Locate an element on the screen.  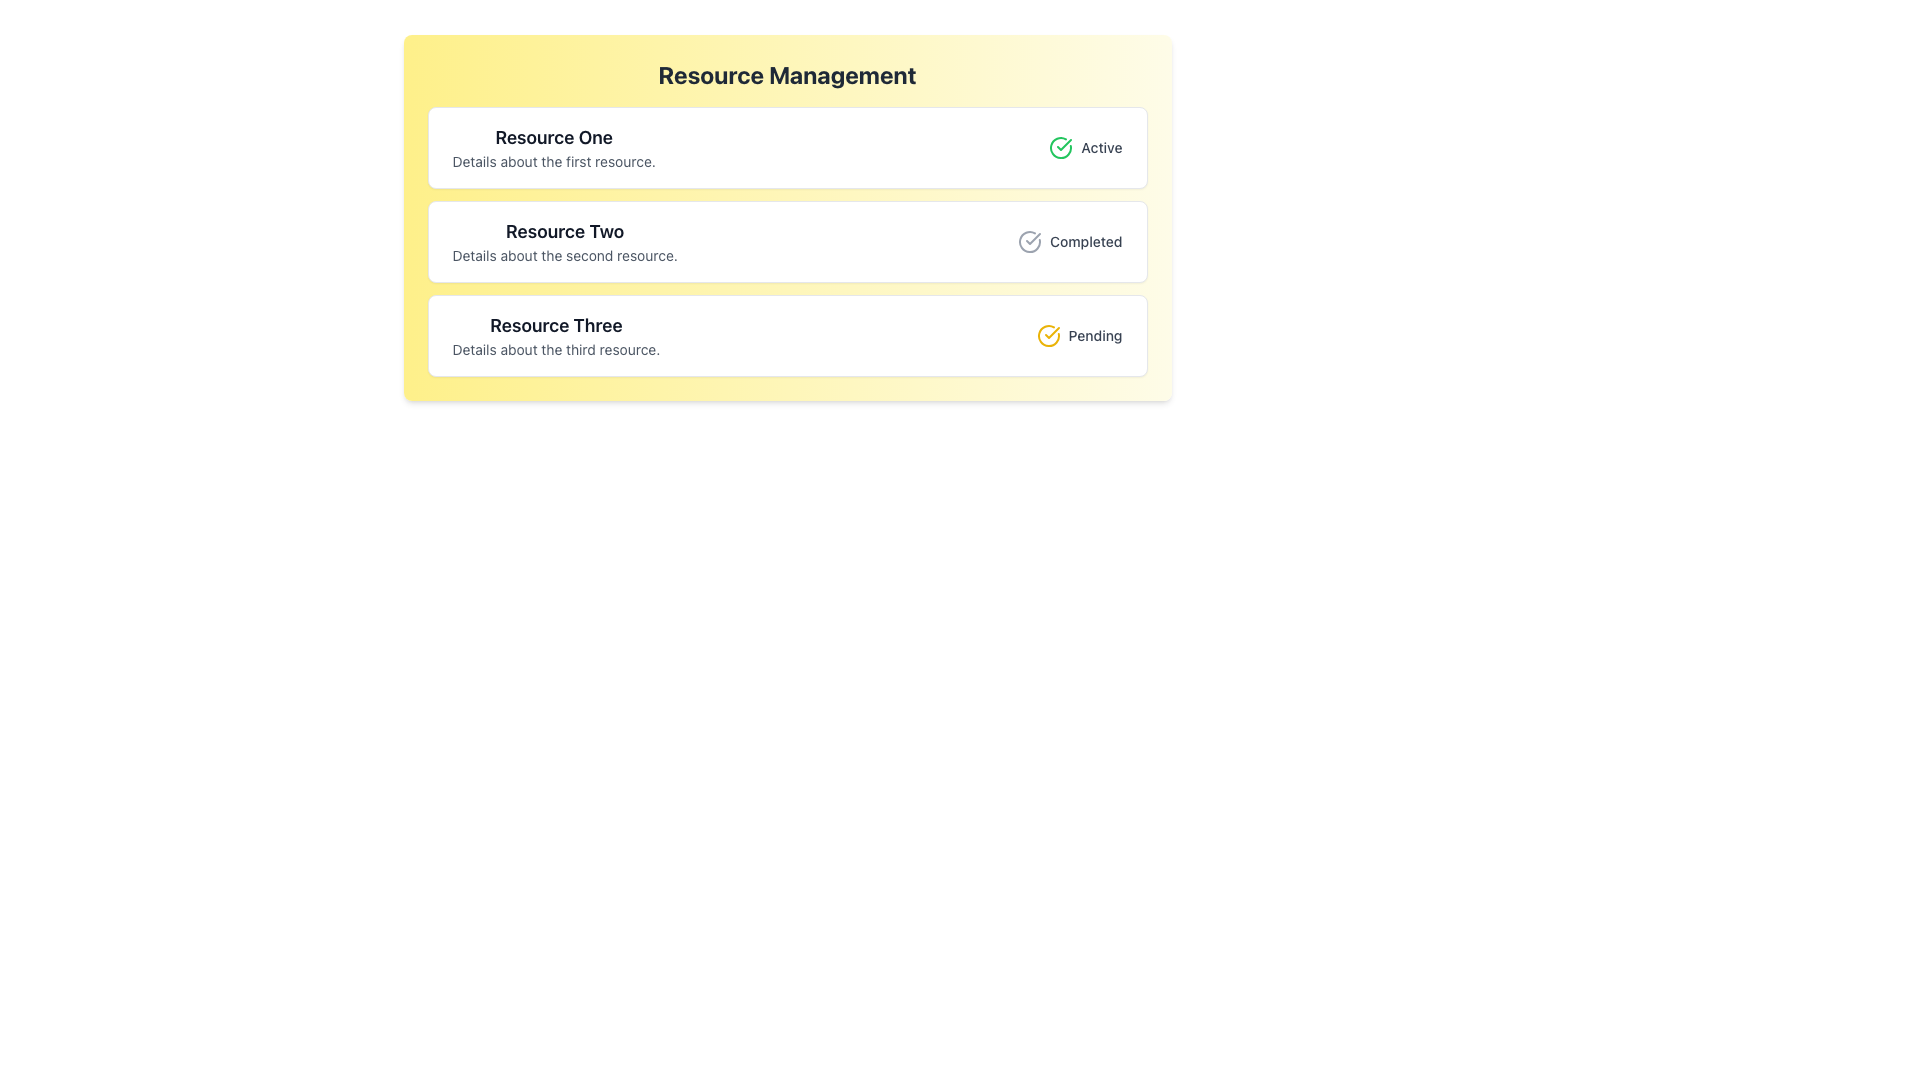
the Static Text Label indicating 'Pending' status for the third resource row in the status section is located at coordinates (1094, 334).